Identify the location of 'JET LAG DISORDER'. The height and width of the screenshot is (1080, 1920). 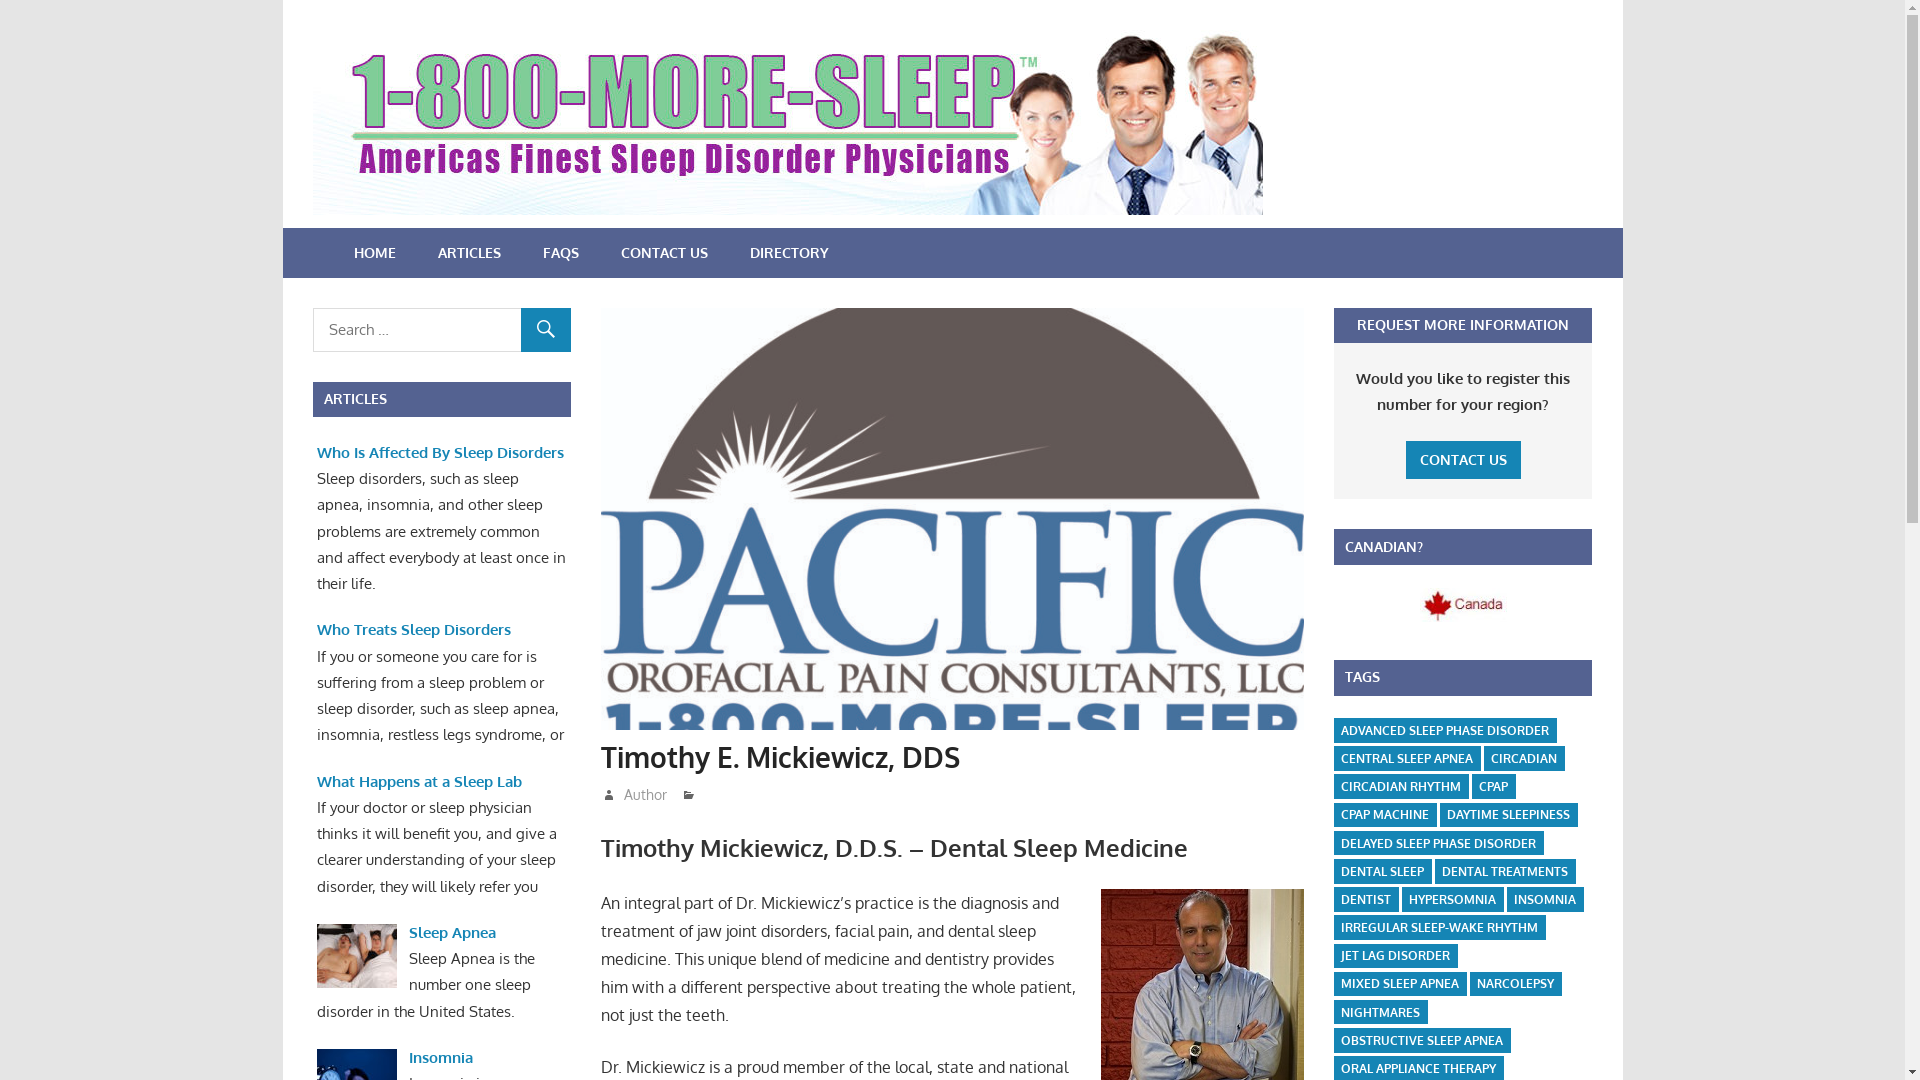
(1334, 955).